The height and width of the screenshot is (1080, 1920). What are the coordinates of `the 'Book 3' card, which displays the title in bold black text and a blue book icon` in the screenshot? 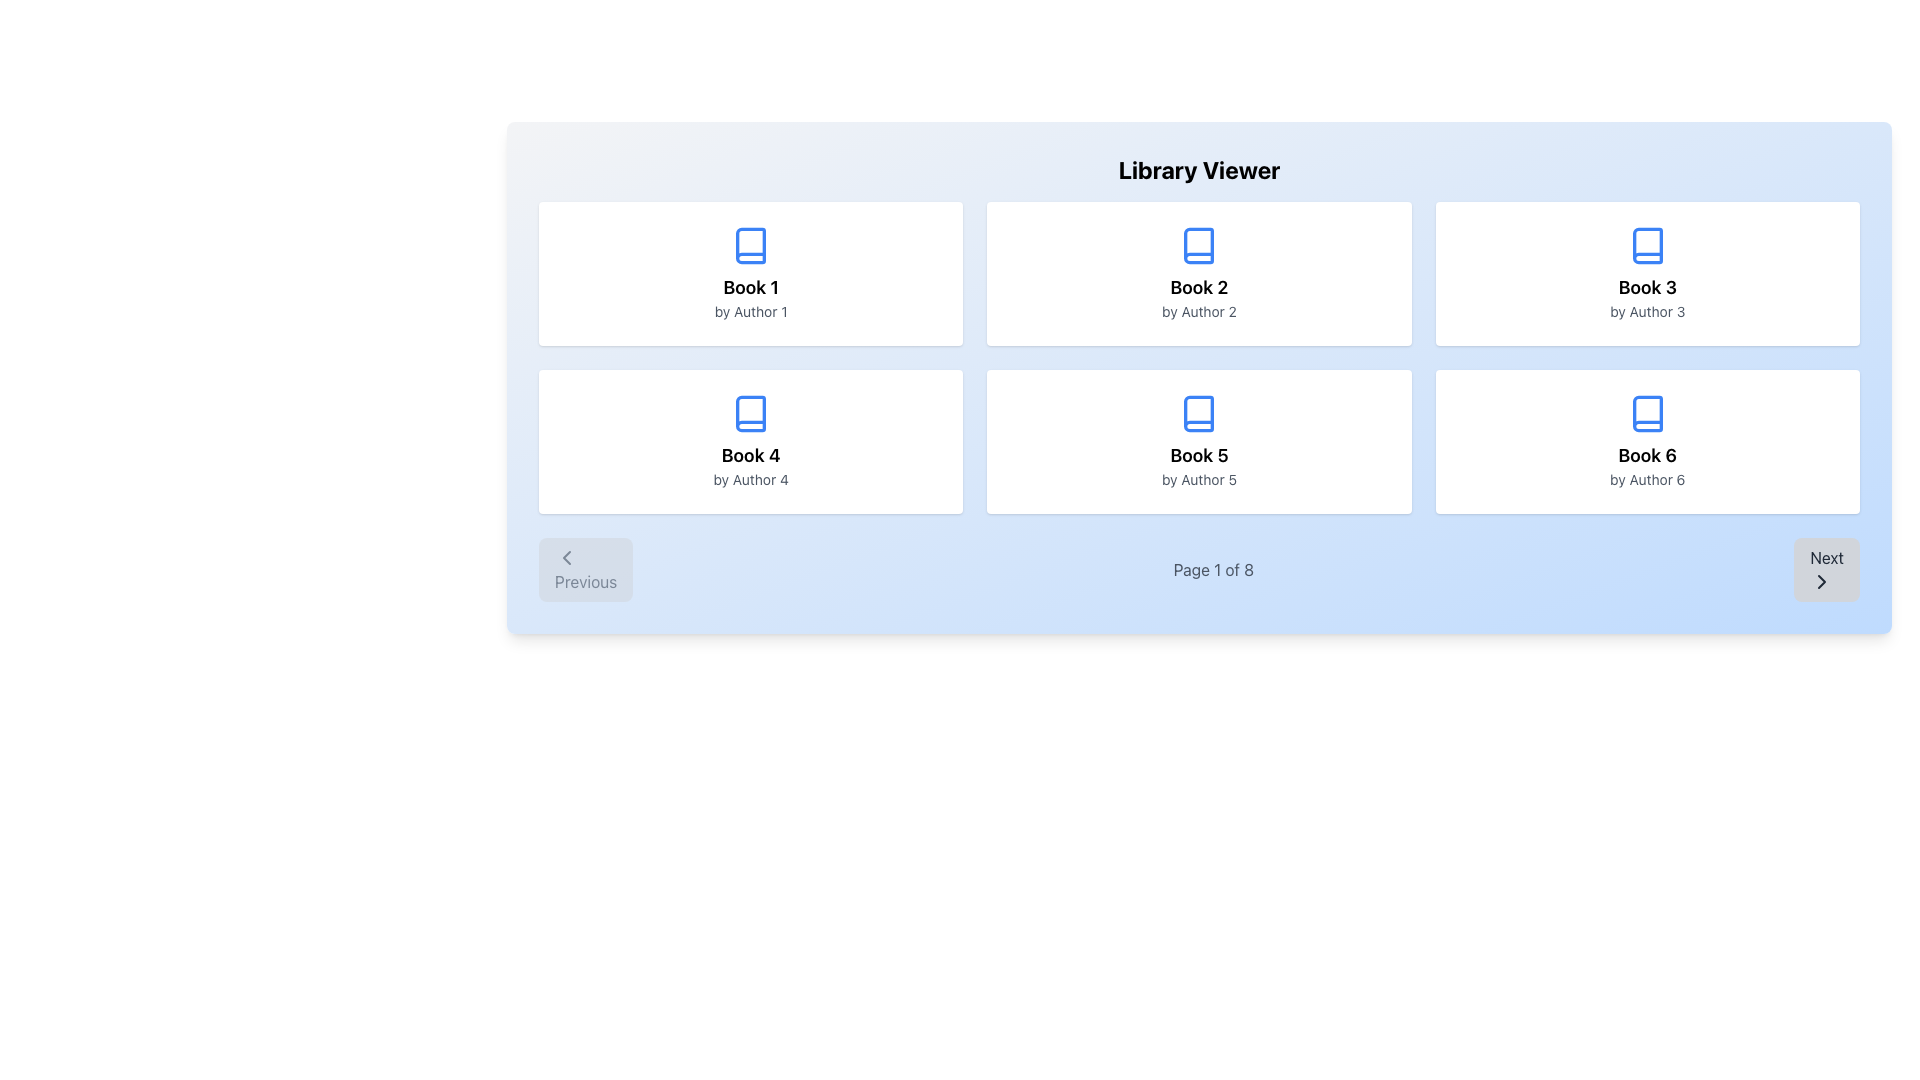 It's located at (1647, 273).